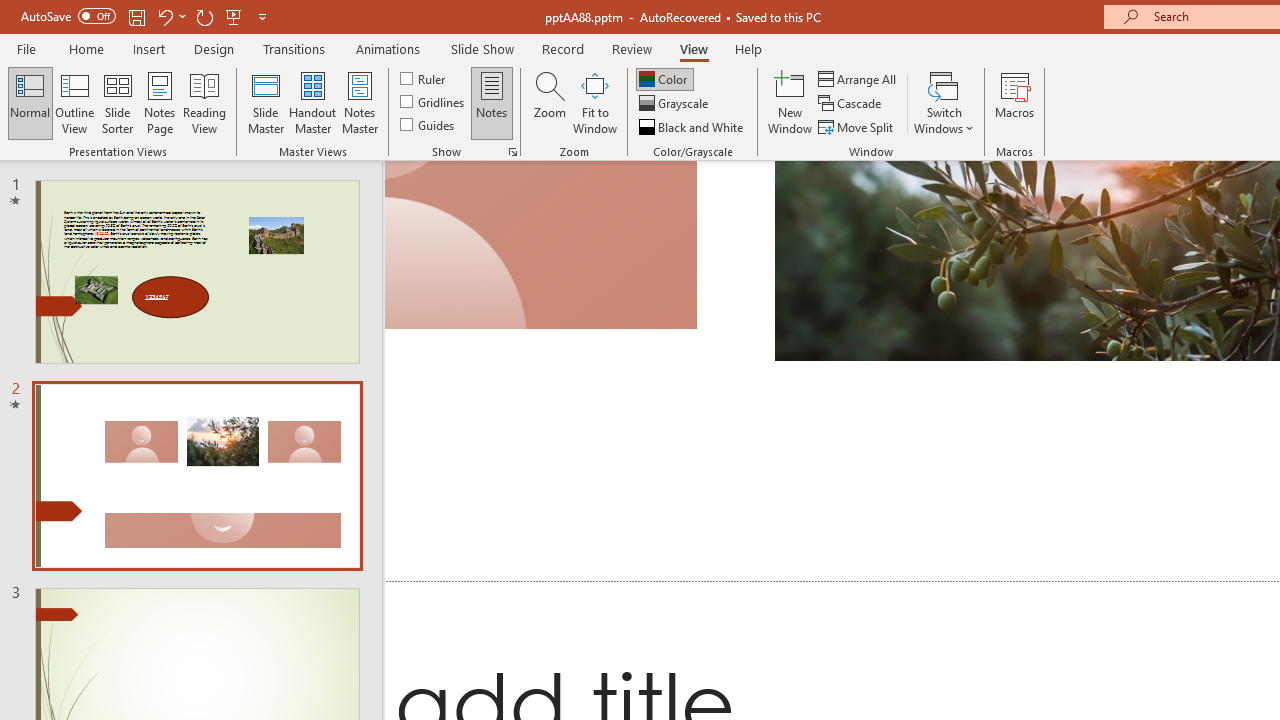 This screenshot has height=720, width=1280. I want to click on 'Grid Settings...', so click(513, 150).